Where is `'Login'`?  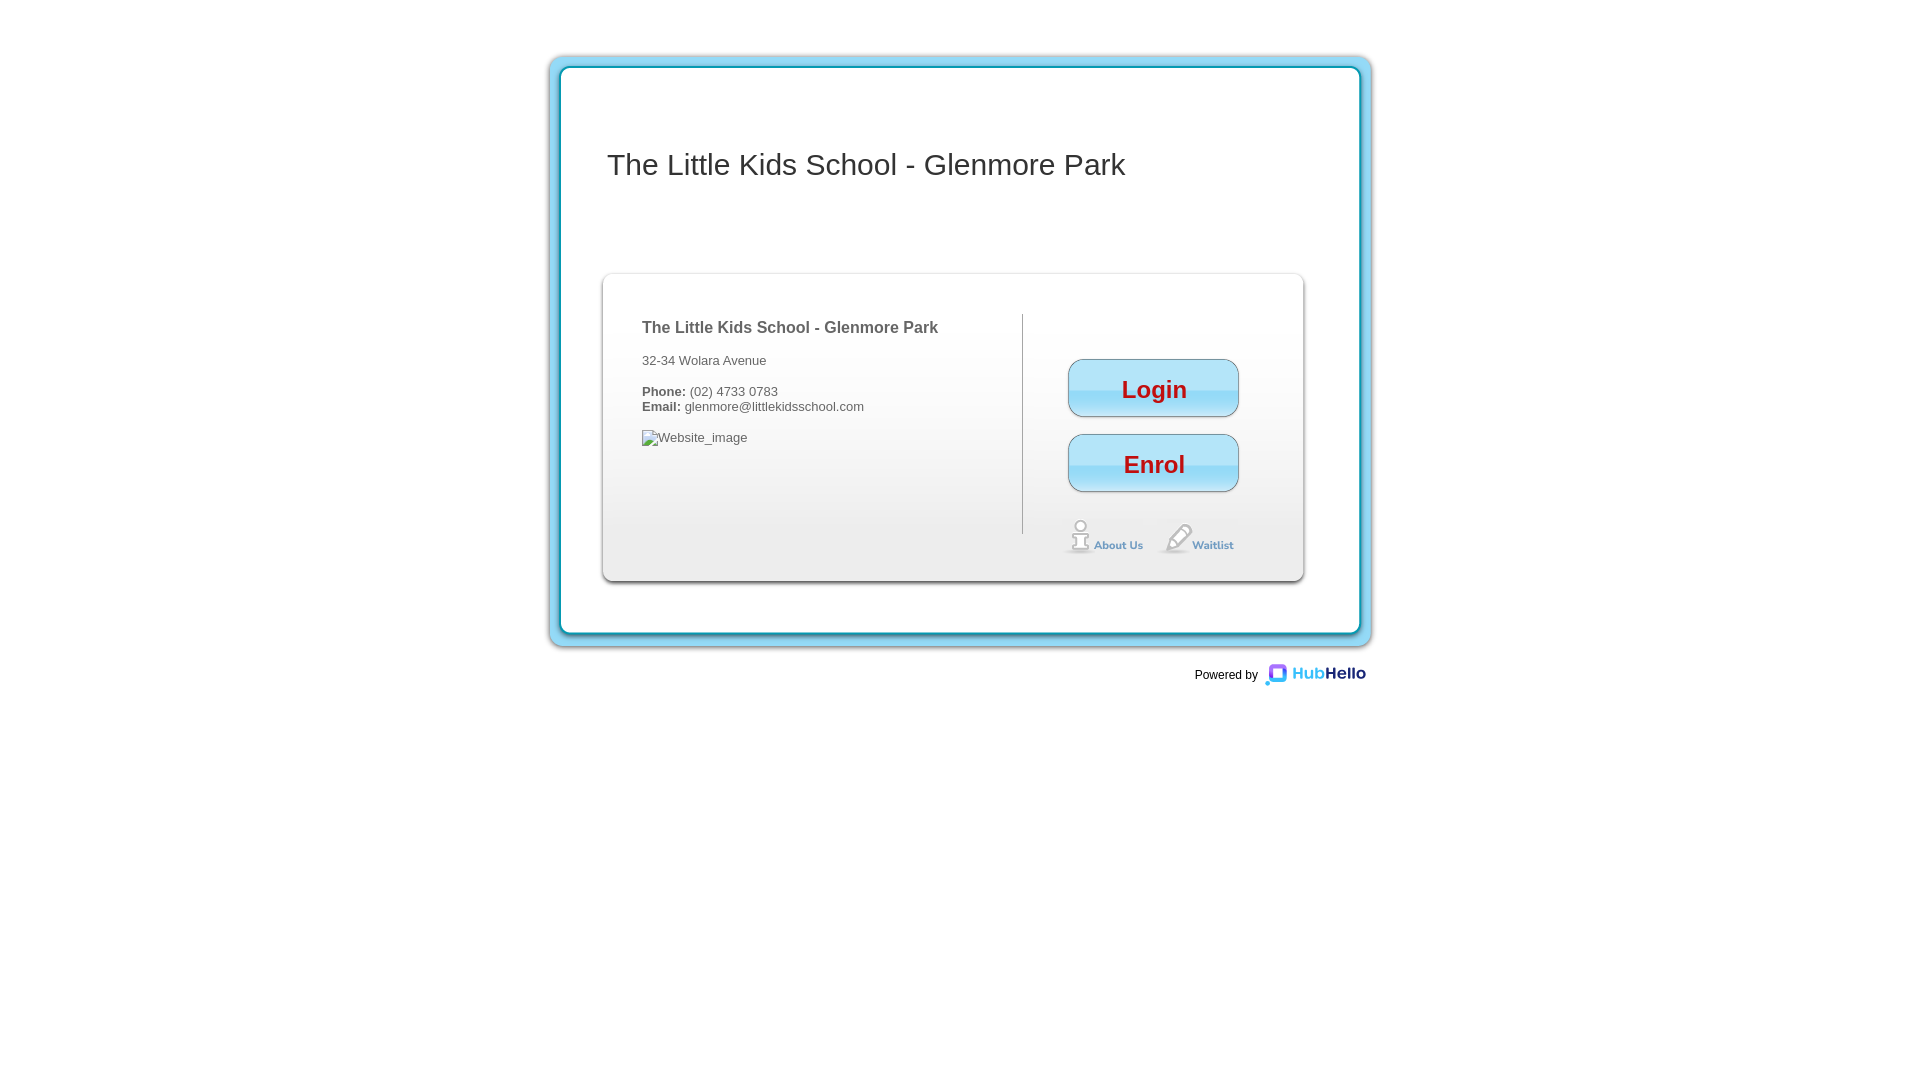 'Login' is located at coordinates (1154, 401).